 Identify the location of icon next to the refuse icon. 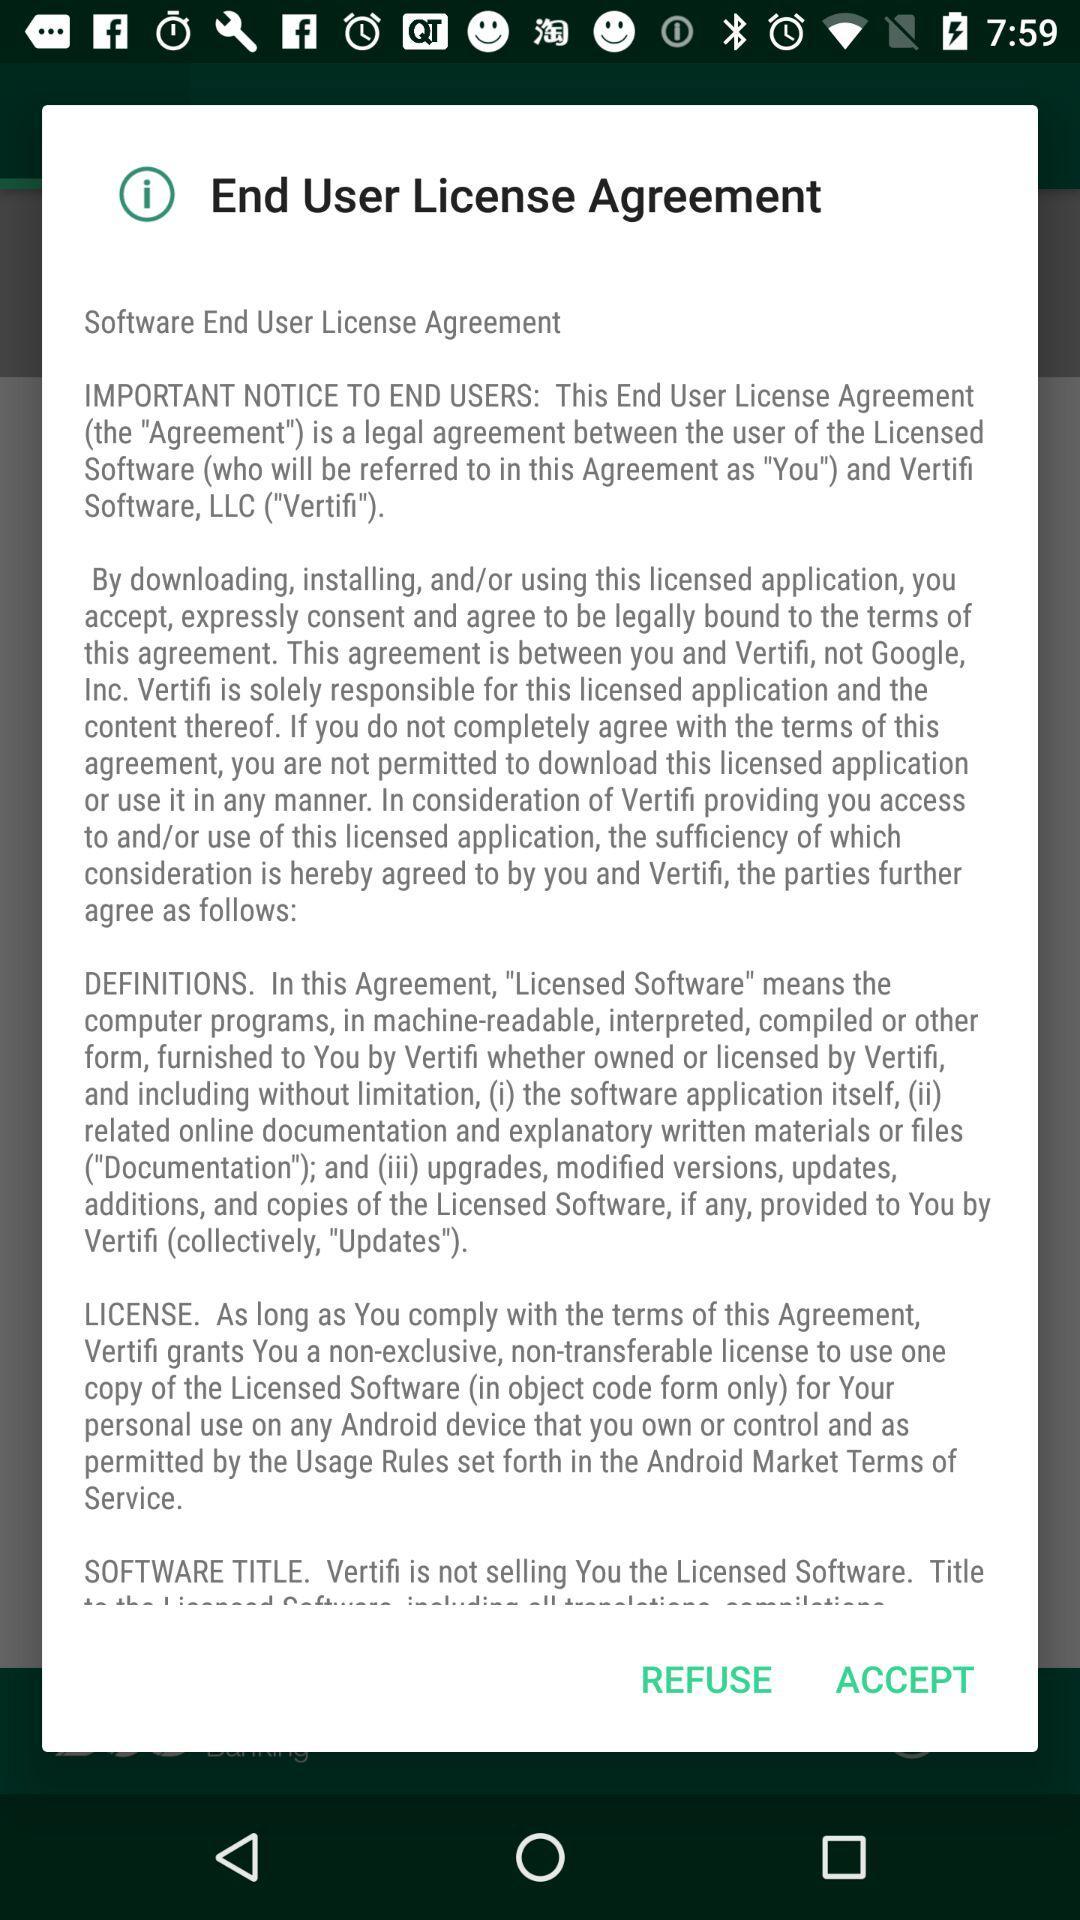
(905, 1678).